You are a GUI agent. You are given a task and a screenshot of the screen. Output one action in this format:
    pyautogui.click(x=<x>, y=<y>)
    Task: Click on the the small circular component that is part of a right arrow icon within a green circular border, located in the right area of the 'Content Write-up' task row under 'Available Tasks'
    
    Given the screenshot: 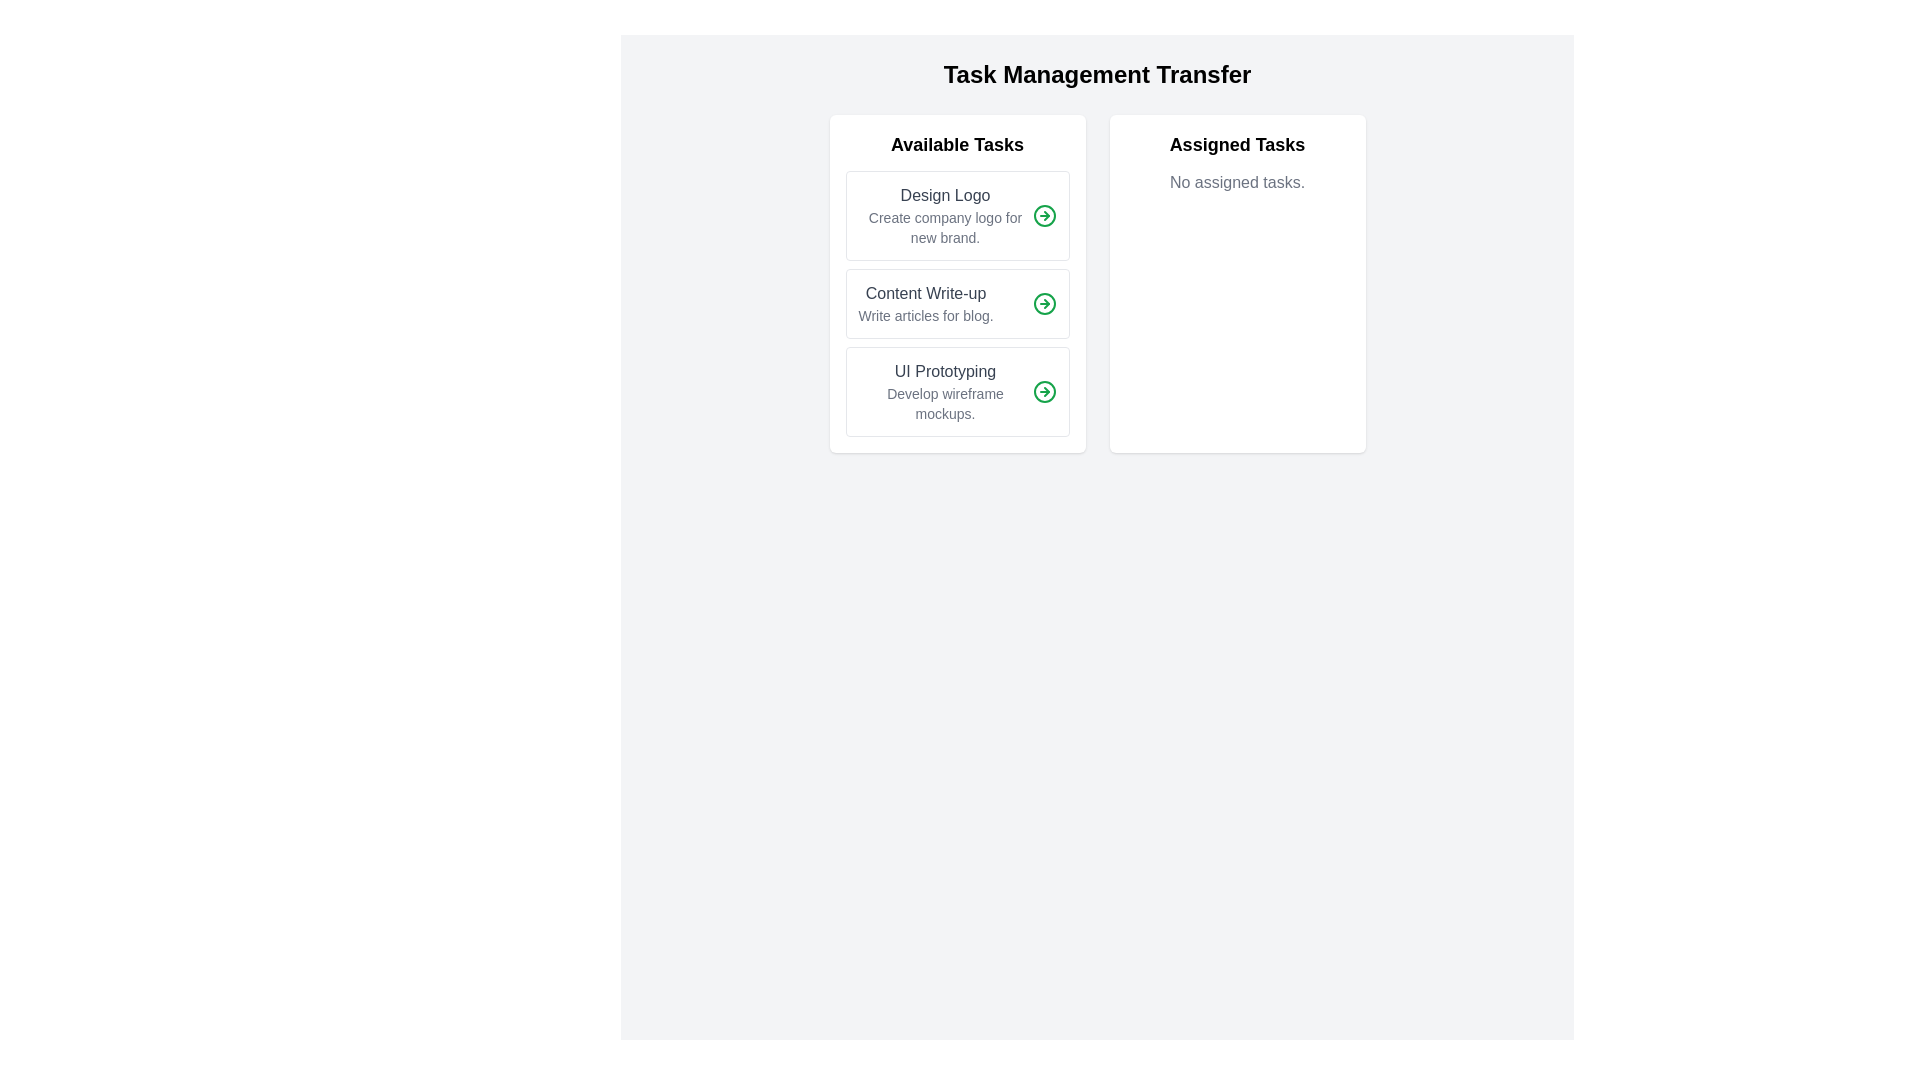 What is the action you would take?
    pyautogui.click(x=1043, y=304)
    